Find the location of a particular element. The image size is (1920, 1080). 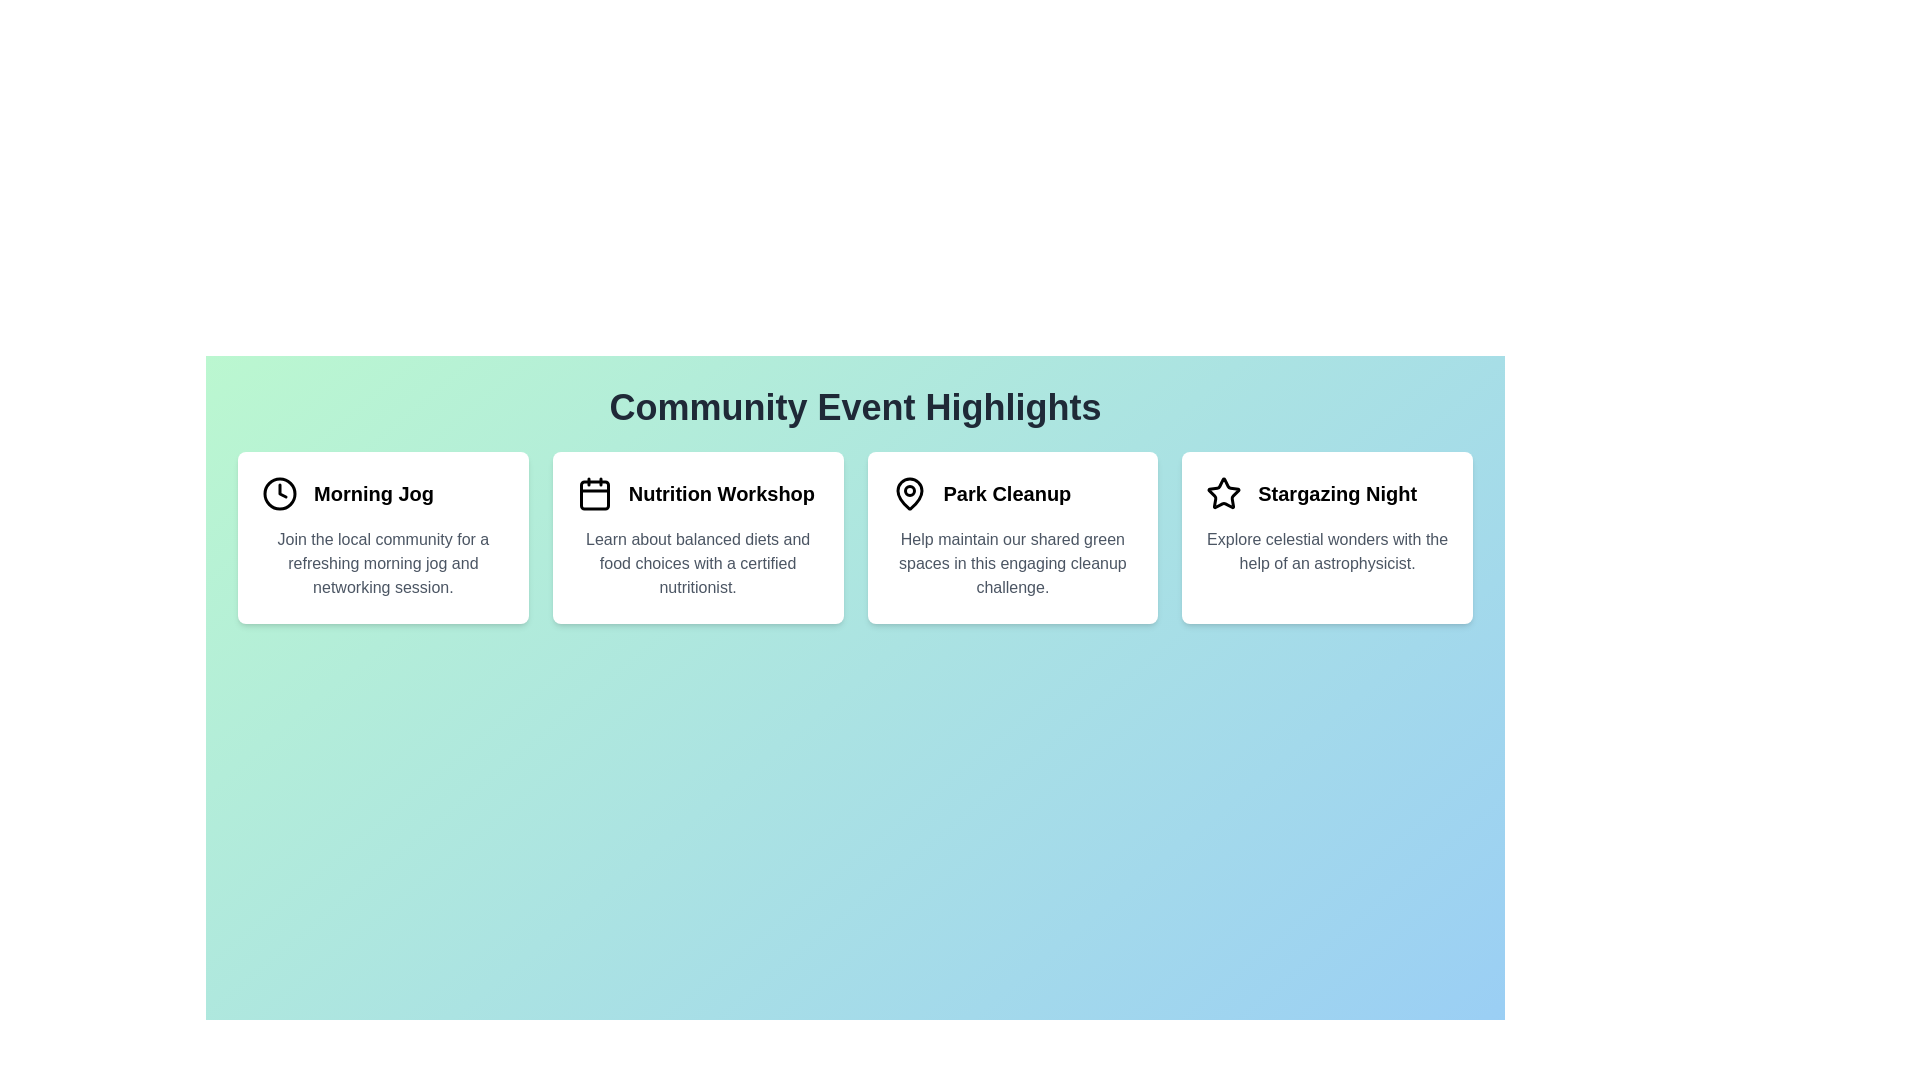

the label that describes the 'Nutrition Workshop' event located at the top of the second card under the 'Community Event Highlights' header is located at coordinates (698, 493).